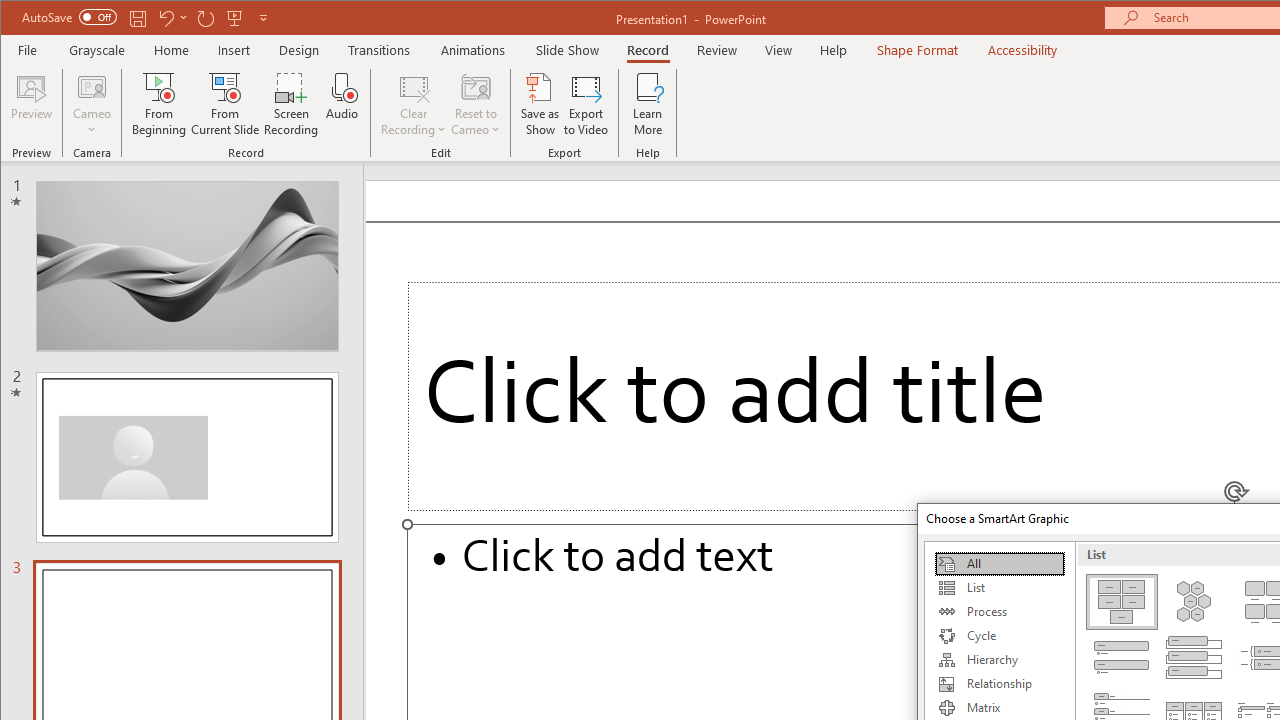 The height and width of the screenshot is (720, 1280). Describe the element at coordinates (585, 104) in the screenshot. I see `'Export to Video'` at that location.